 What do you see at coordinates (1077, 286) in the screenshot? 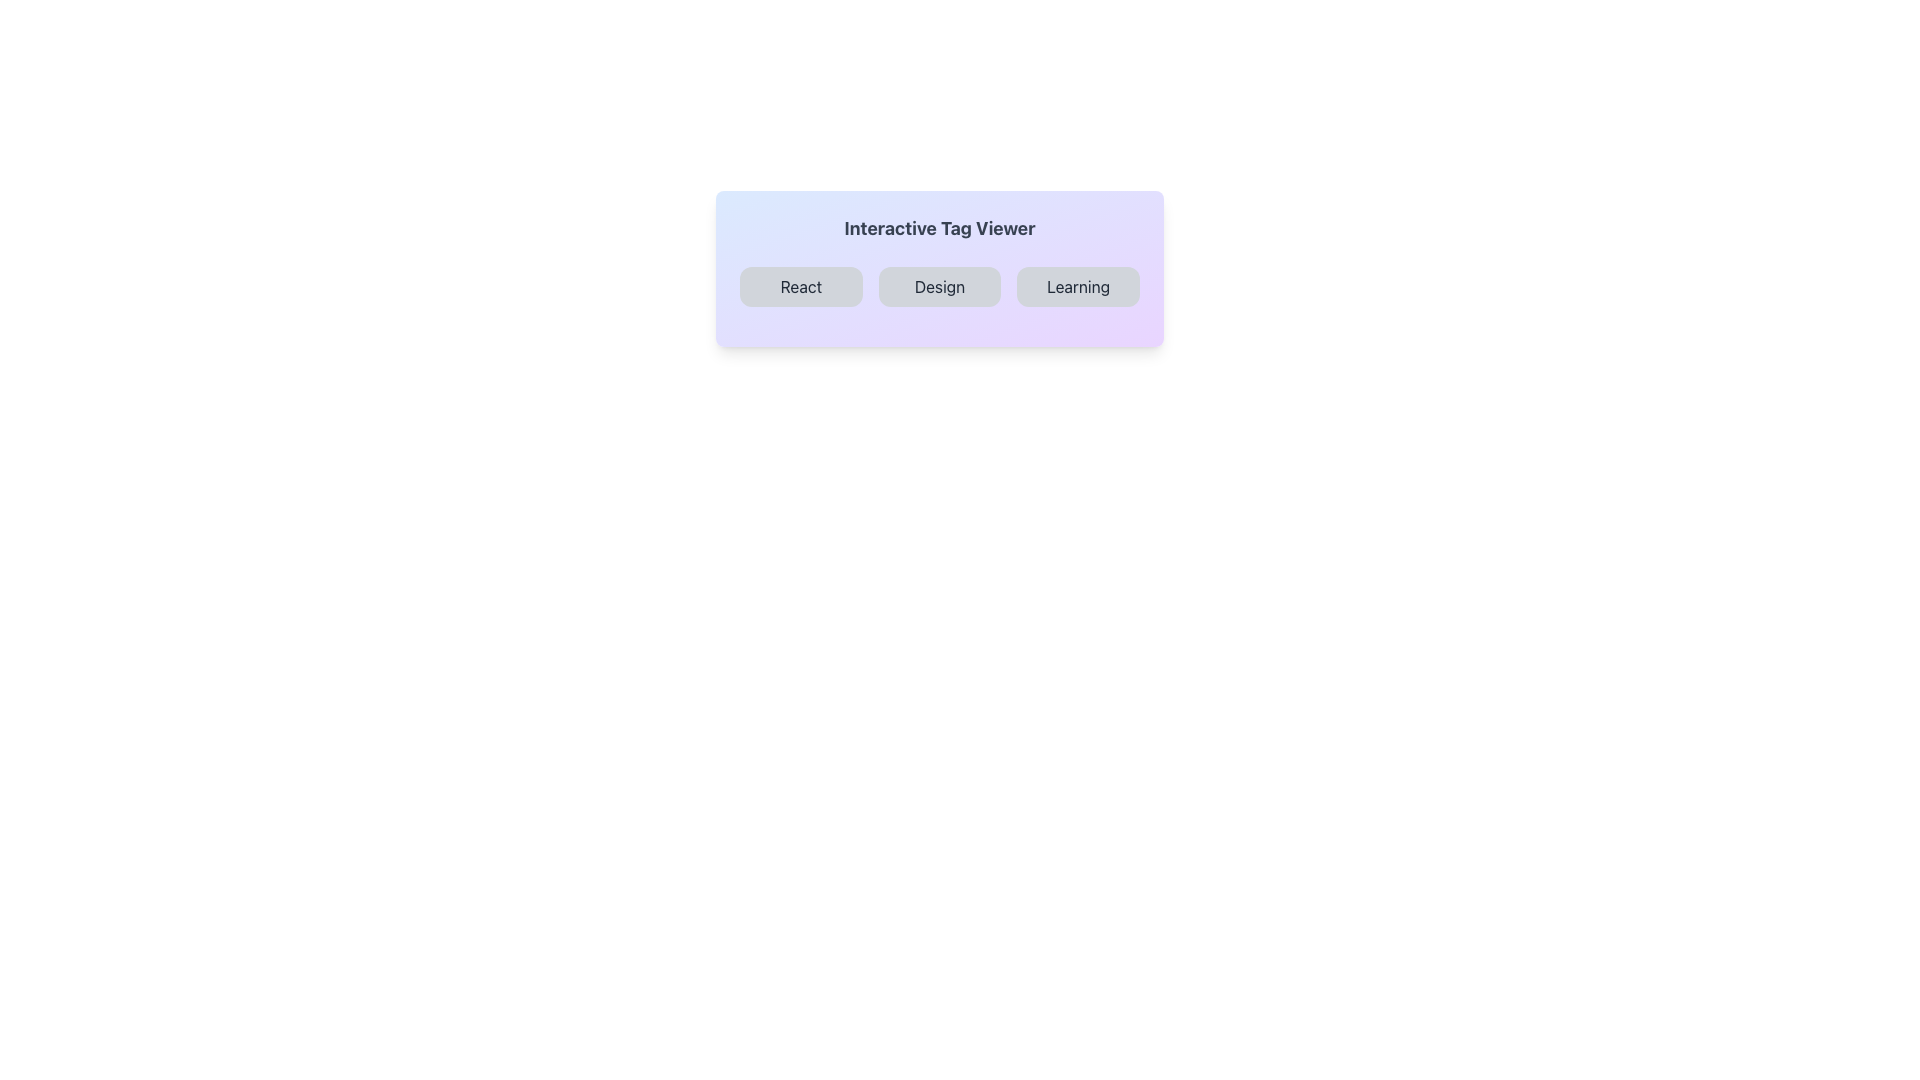
I see `the 'Learning' button, which is the third button in a grid layout under the title 'Interactive Tag Viewer'` at bounding box center [1077, 286].